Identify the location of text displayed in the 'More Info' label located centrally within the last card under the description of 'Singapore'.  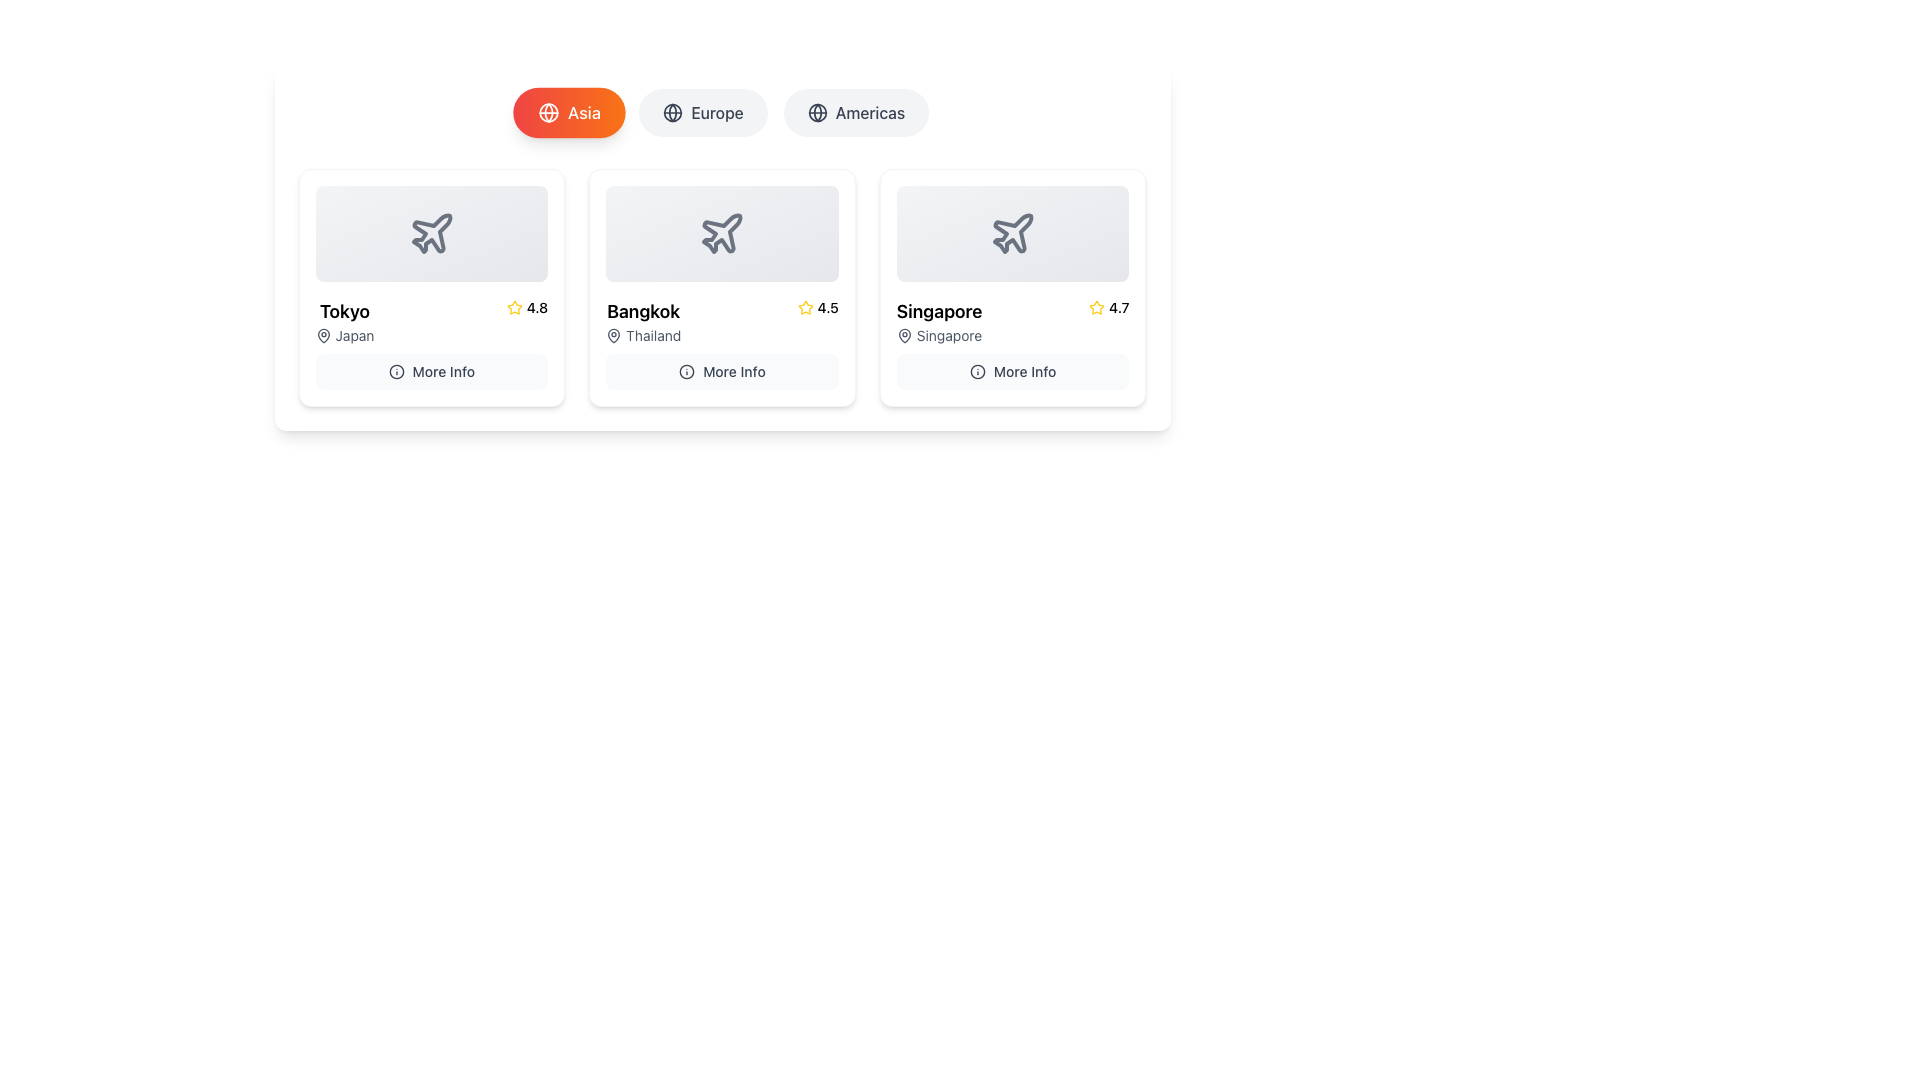
(1025, 371).